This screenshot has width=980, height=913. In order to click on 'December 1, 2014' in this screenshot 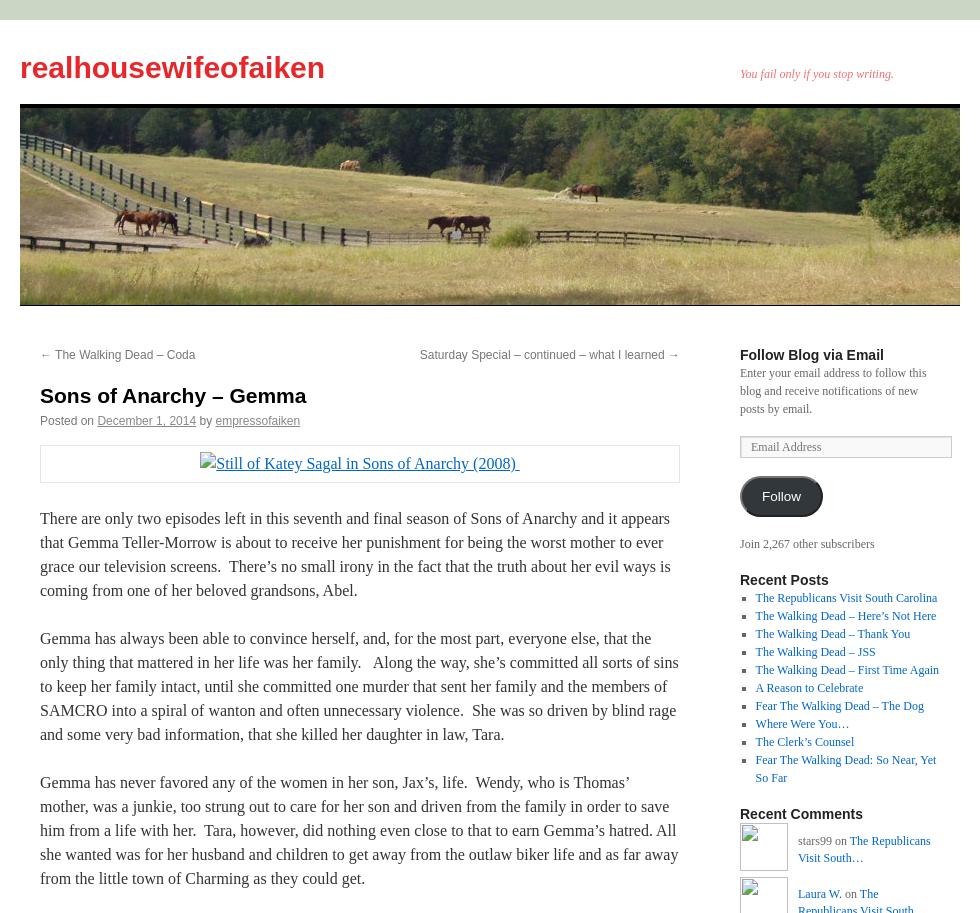, I will do `click(146, 420)`.